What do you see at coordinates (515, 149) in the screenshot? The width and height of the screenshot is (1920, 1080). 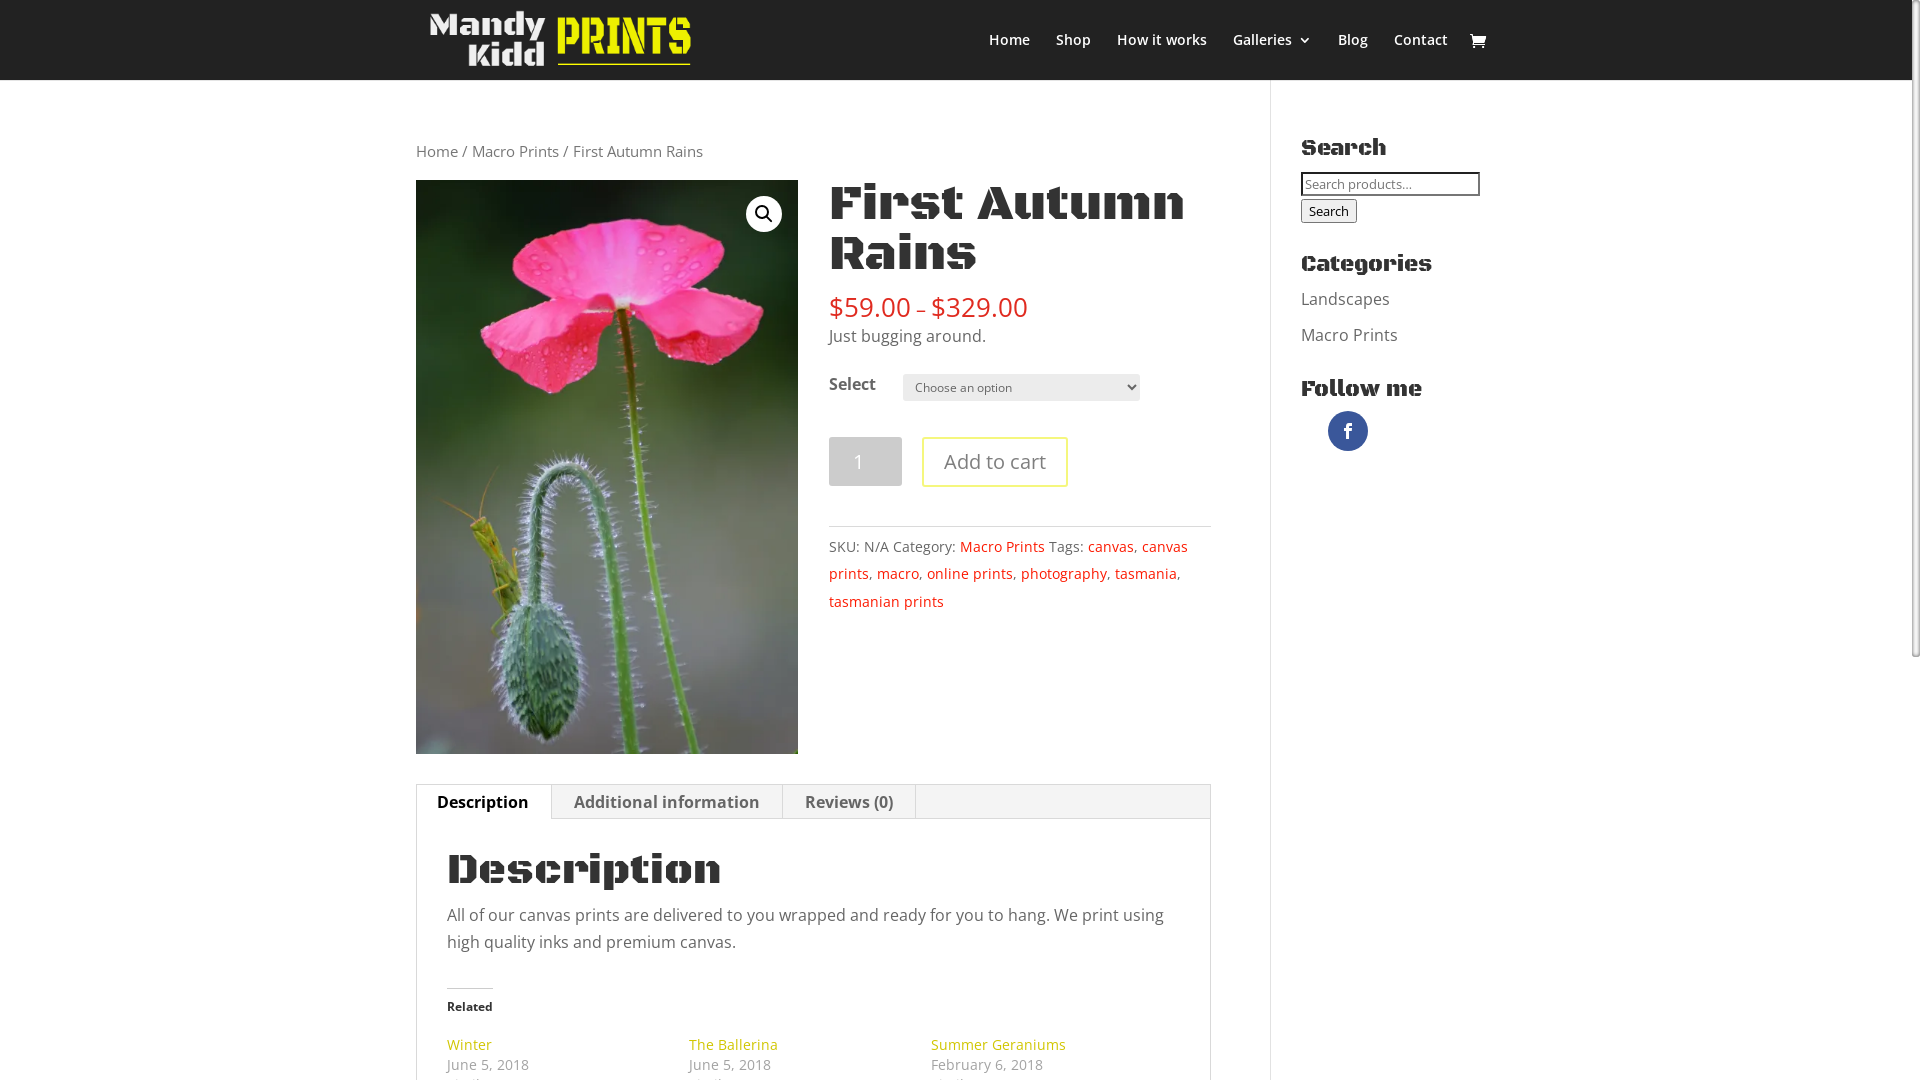 I see `'Macro Prints'` at bounding box center [515, 149].